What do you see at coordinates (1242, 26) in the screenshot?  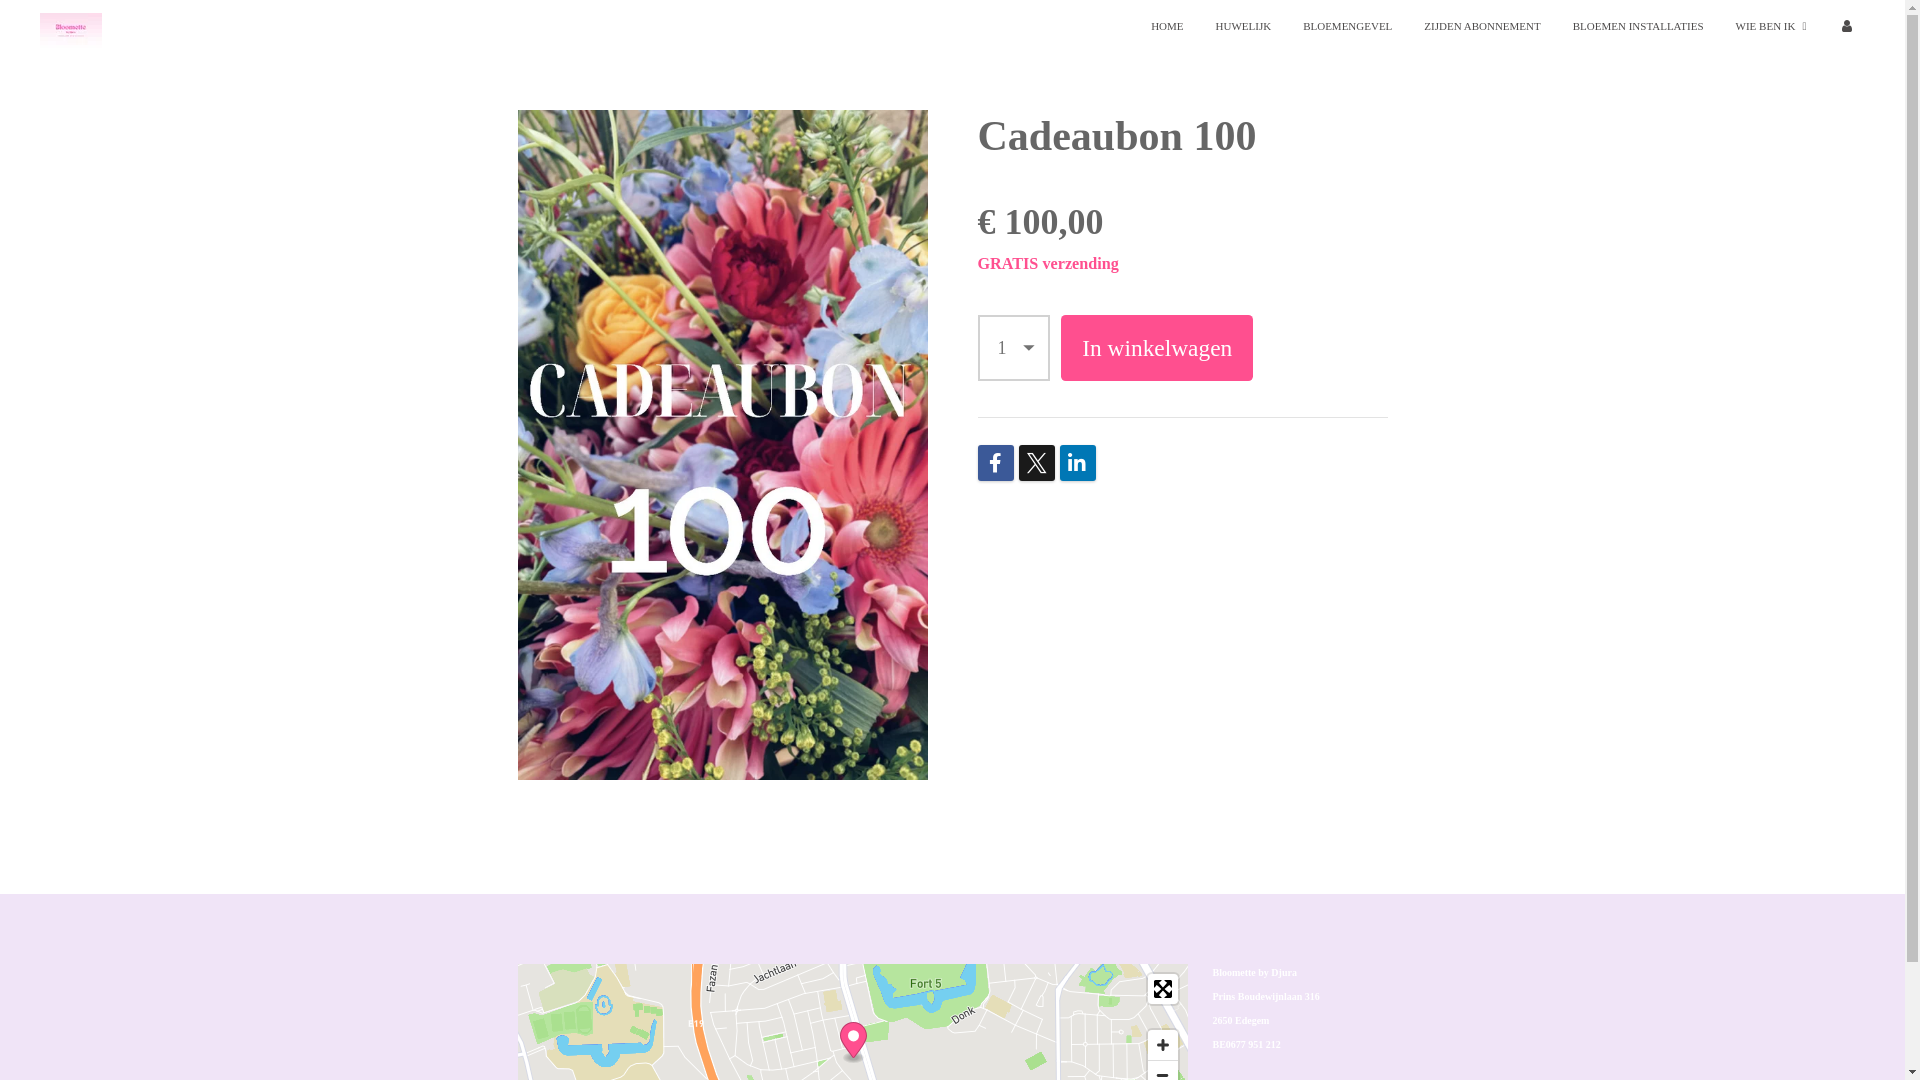 I see `'HUWELIJK'` at bounding box center [1242, 26].